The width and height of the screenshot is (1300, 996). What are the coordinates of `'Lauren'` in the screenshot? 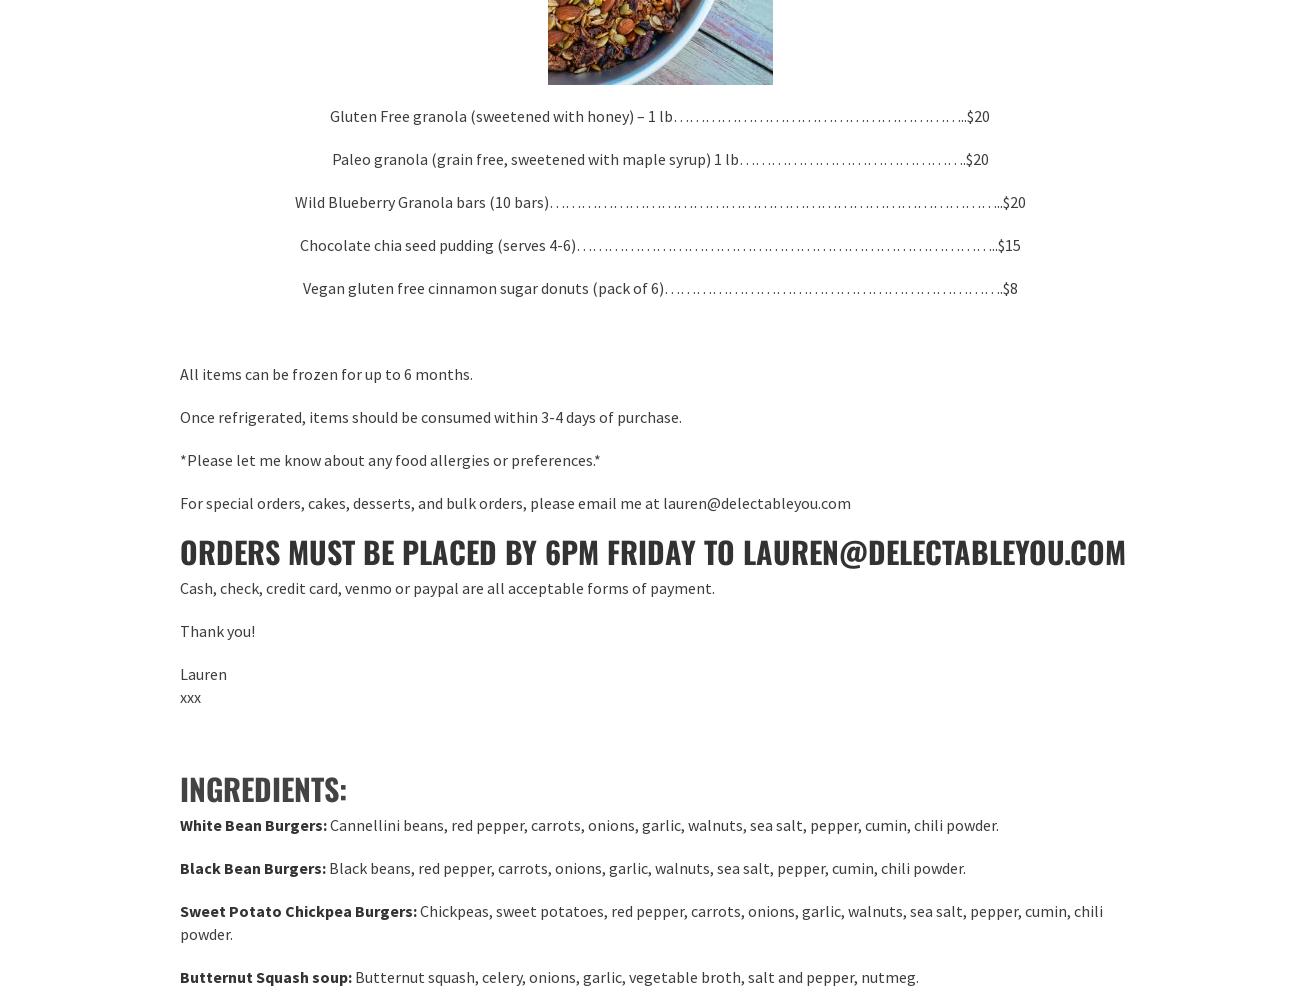 It's located at (203, 673).